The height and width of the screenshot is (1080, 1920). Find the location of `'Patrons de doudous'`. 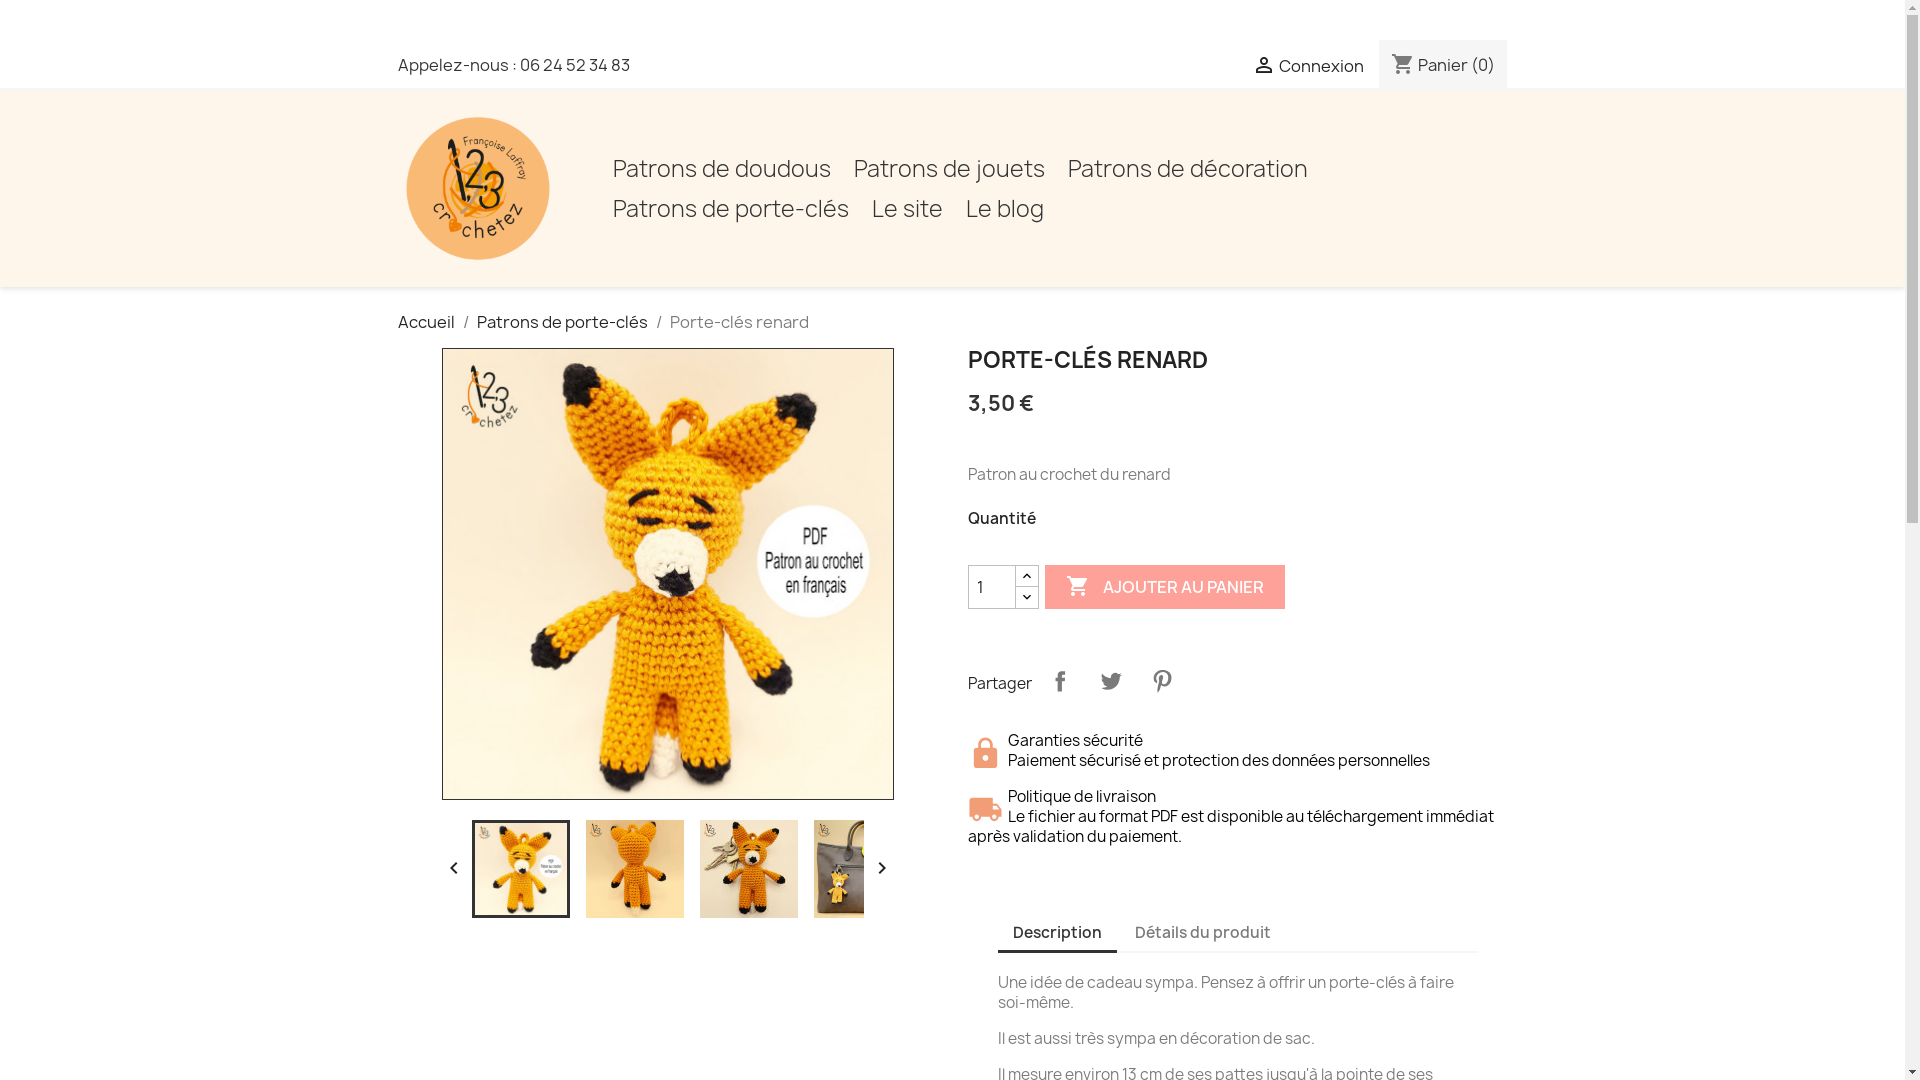

'Patrons de doudous' is located at coordinates (720, 168).